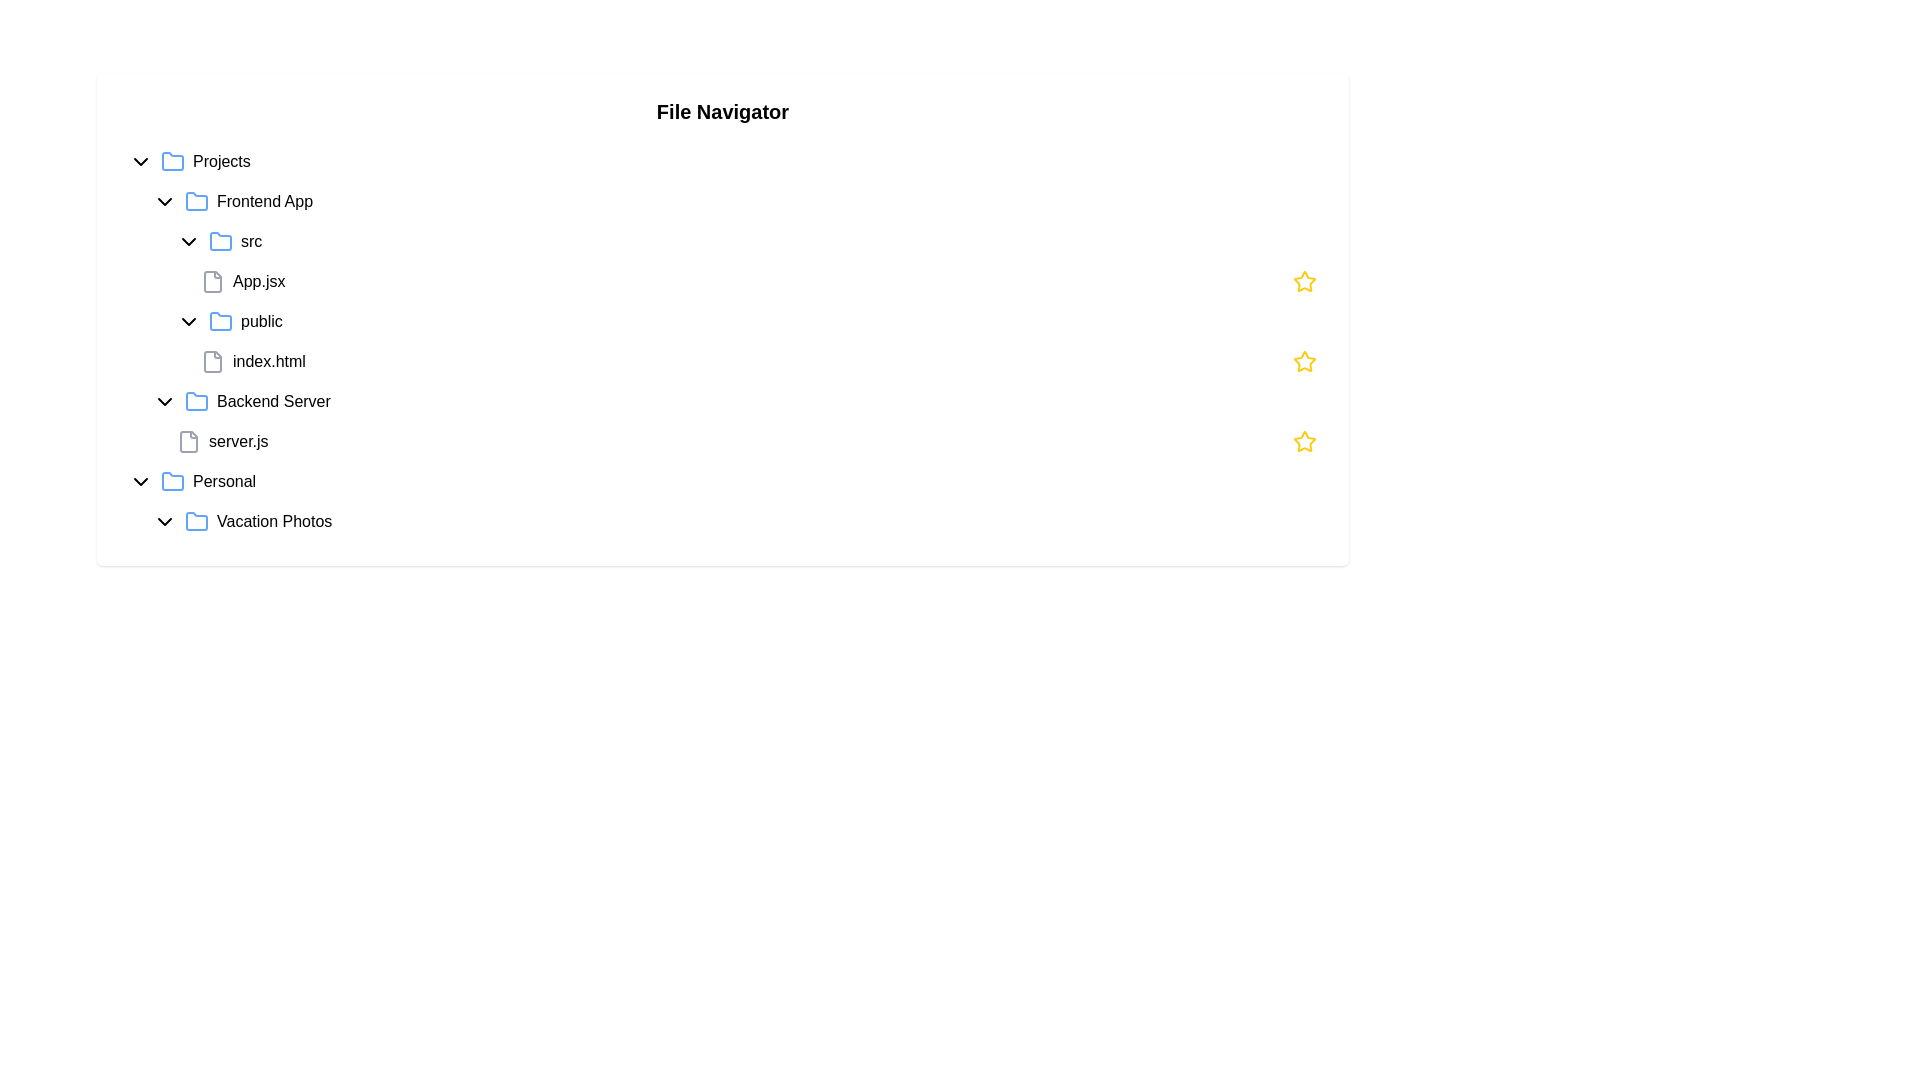 This screenshot has width=1920, height=1080. What do you see at coordinates (188, 241) in the screenshot?
I see `the dropdown toggle button located to the left of the 'src' label in the 'Frontend App' folder` at bounding box center [188, 241].